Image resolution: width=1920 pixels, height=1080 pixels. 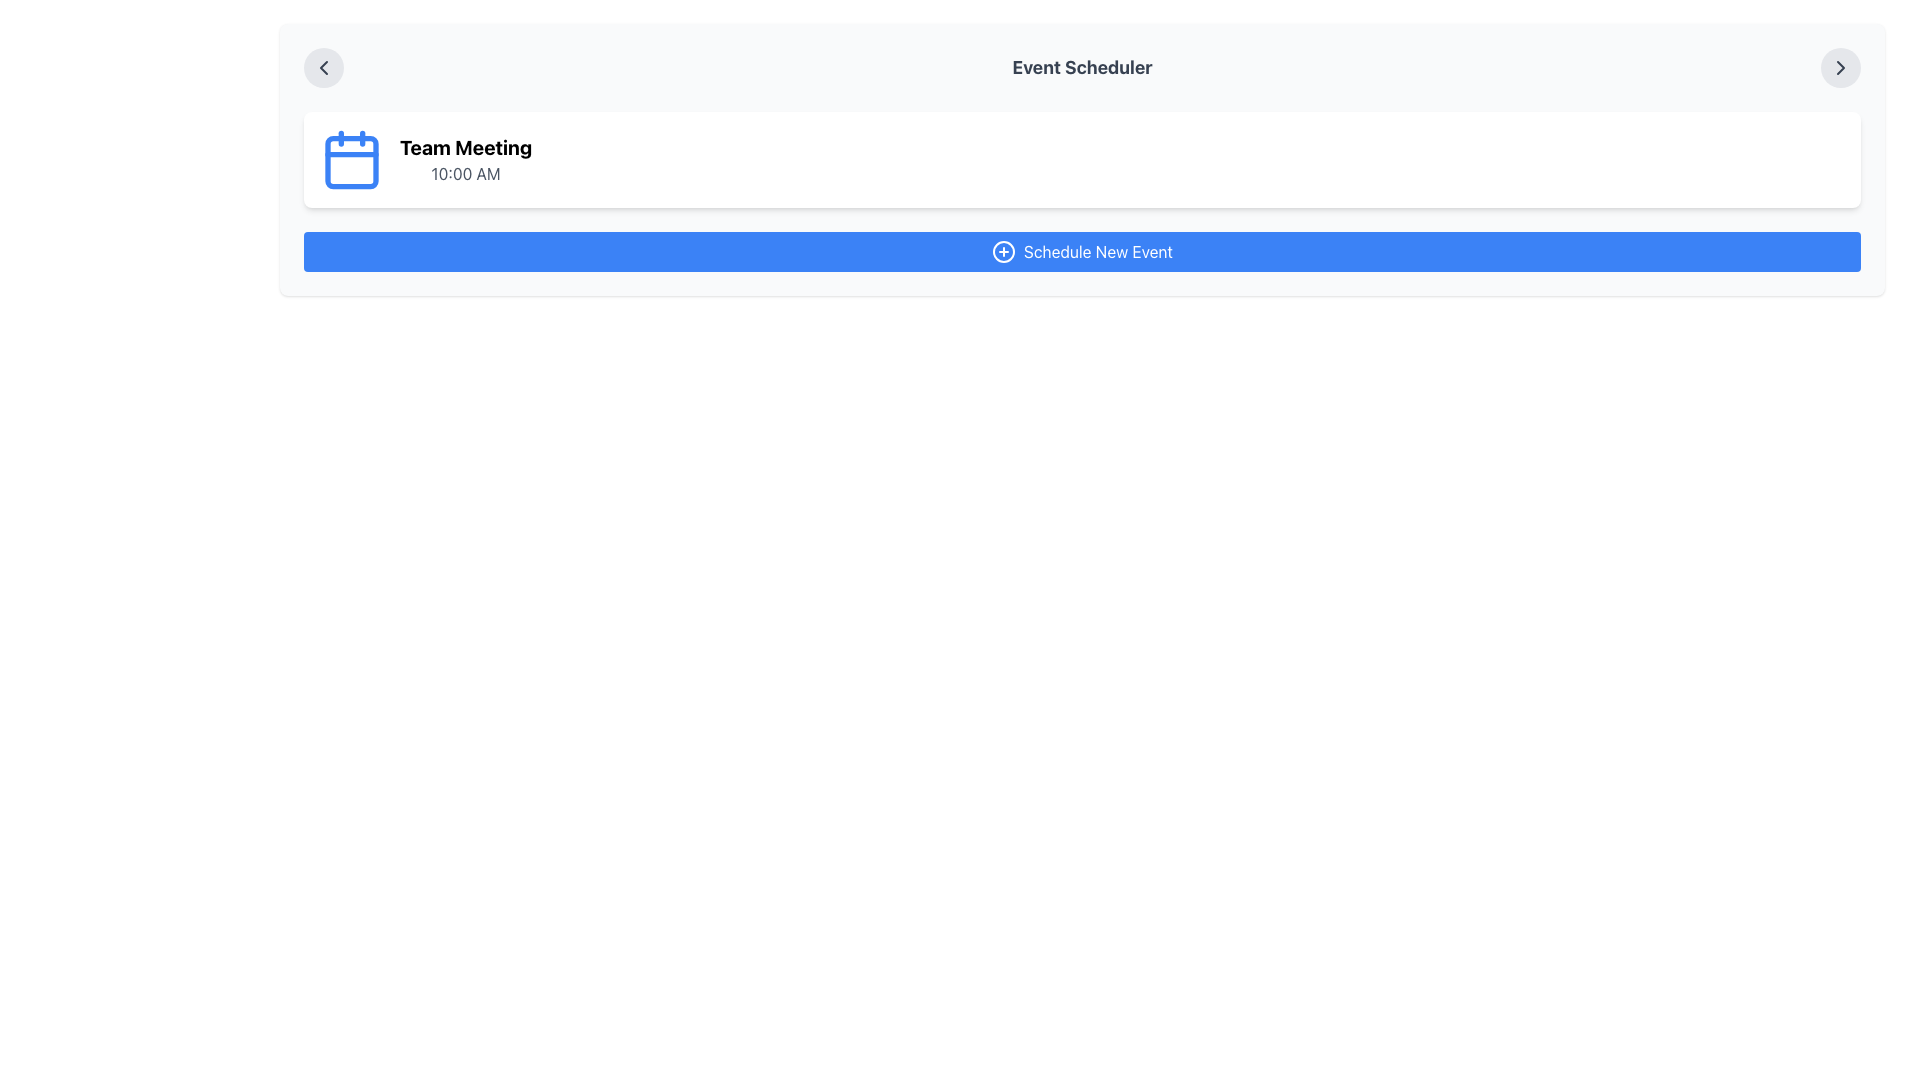 I want to click on the circular icon within the 'Schedule New Event' button, which is part of an SVG graphic and located near the left side of the button, so click(x=1003, y=250).